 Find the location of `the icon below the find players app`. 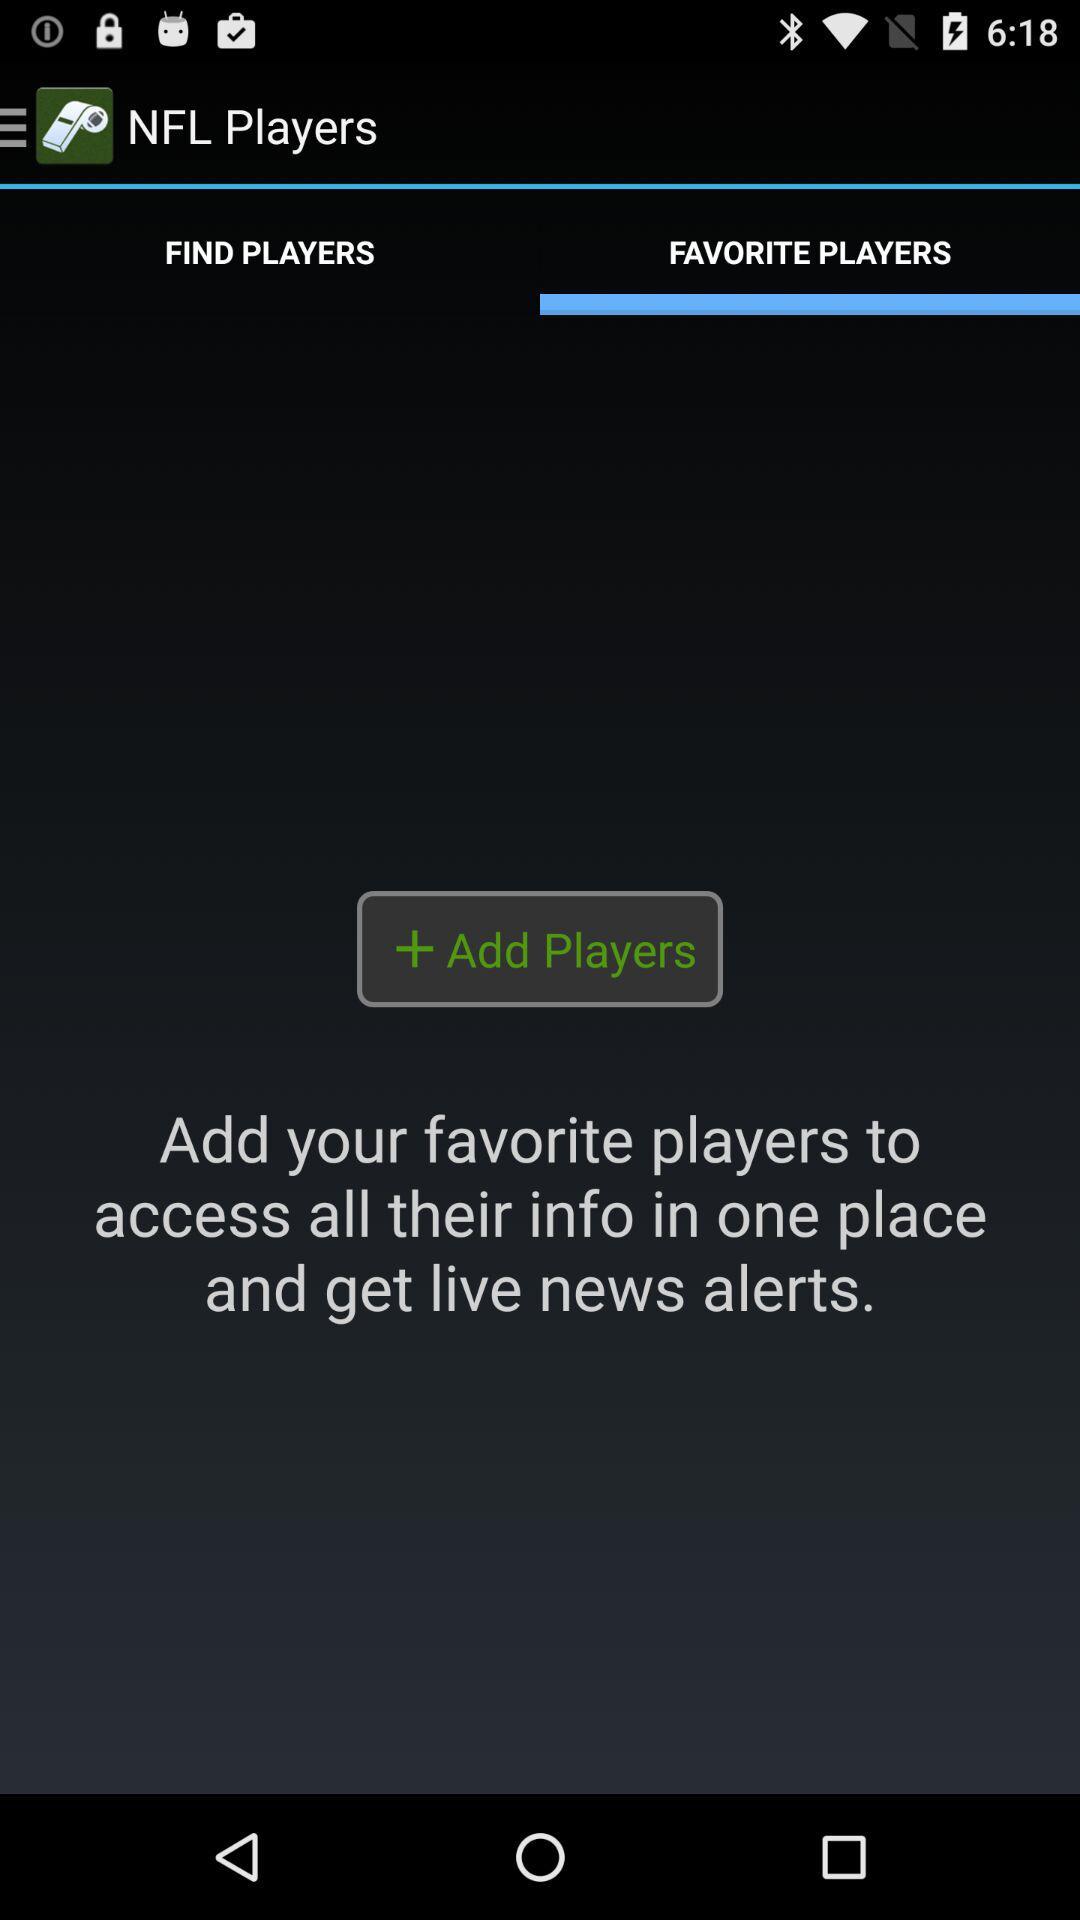

the icon below the find players app is located at coordinates (540, 1053).